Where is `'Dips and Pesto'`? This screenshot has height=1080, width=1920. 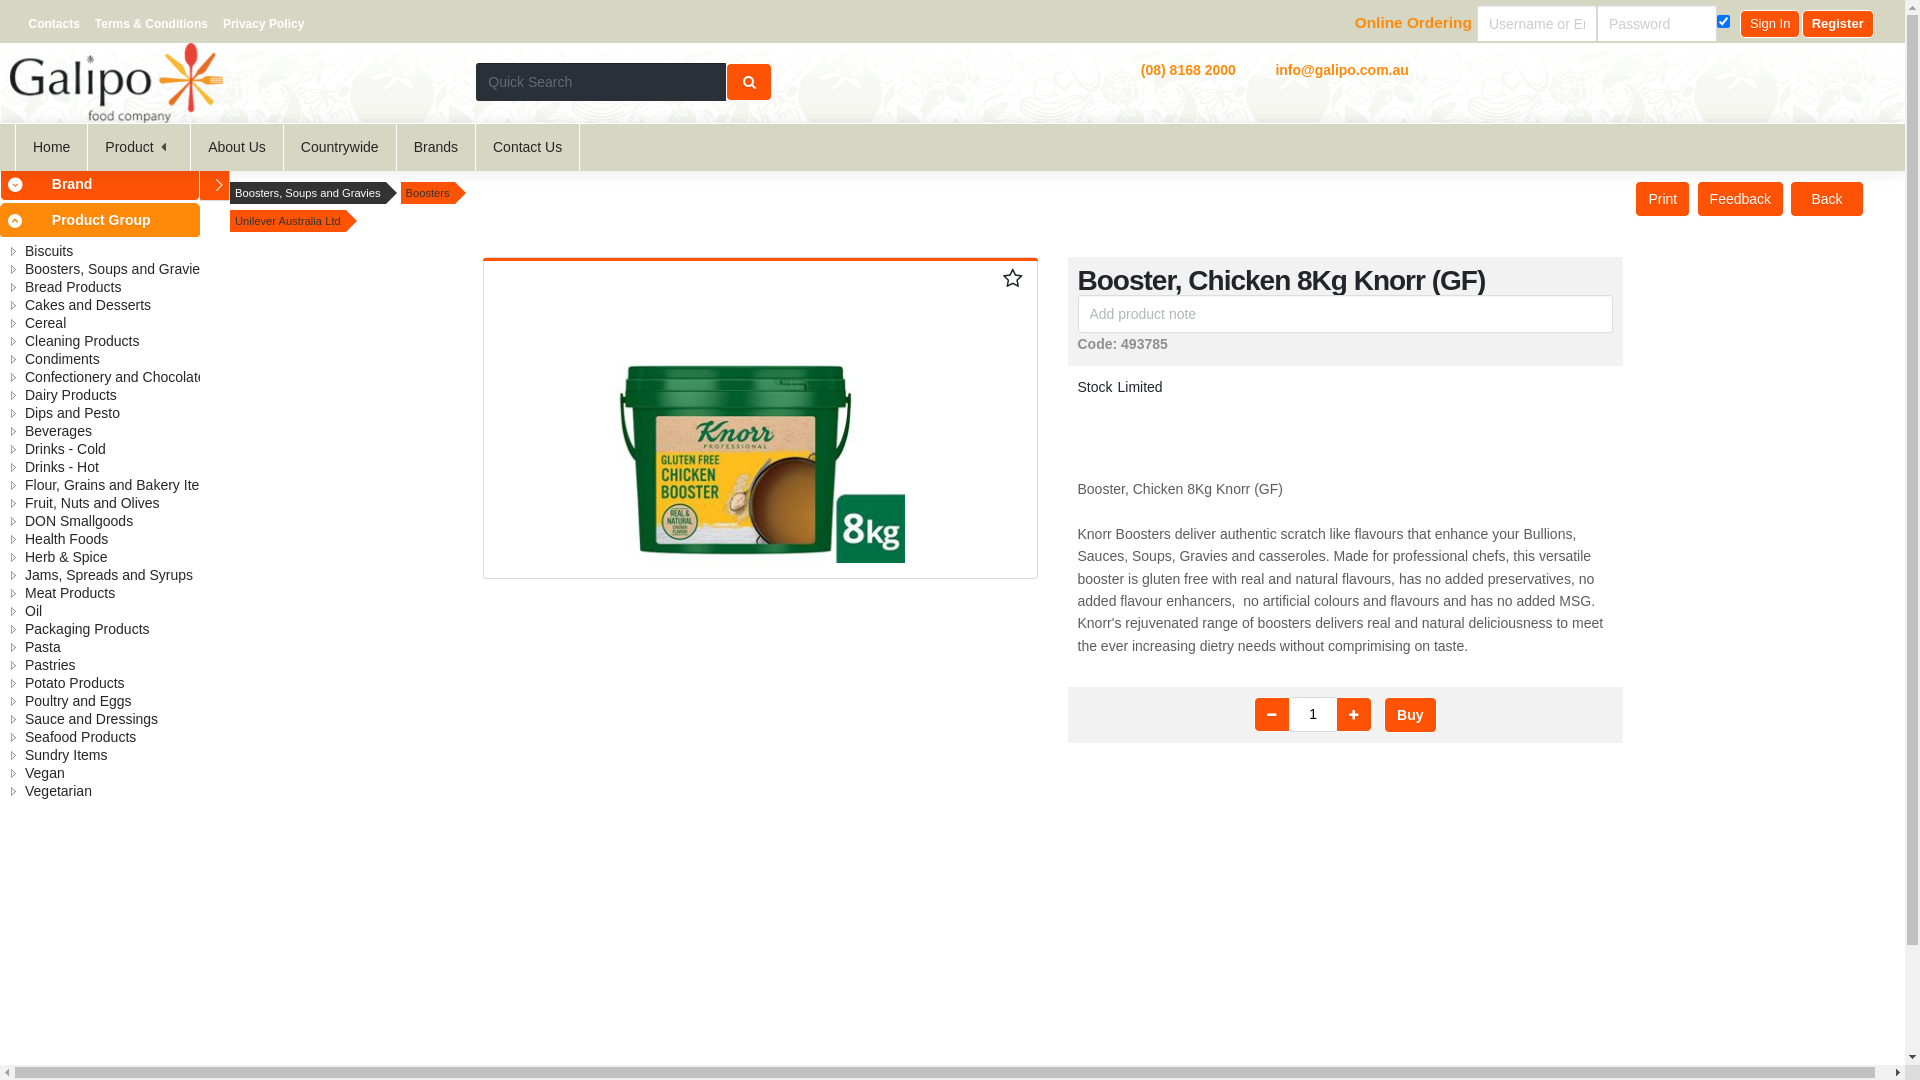 'Dips and Pesto' is located at coordinates (72, 411).